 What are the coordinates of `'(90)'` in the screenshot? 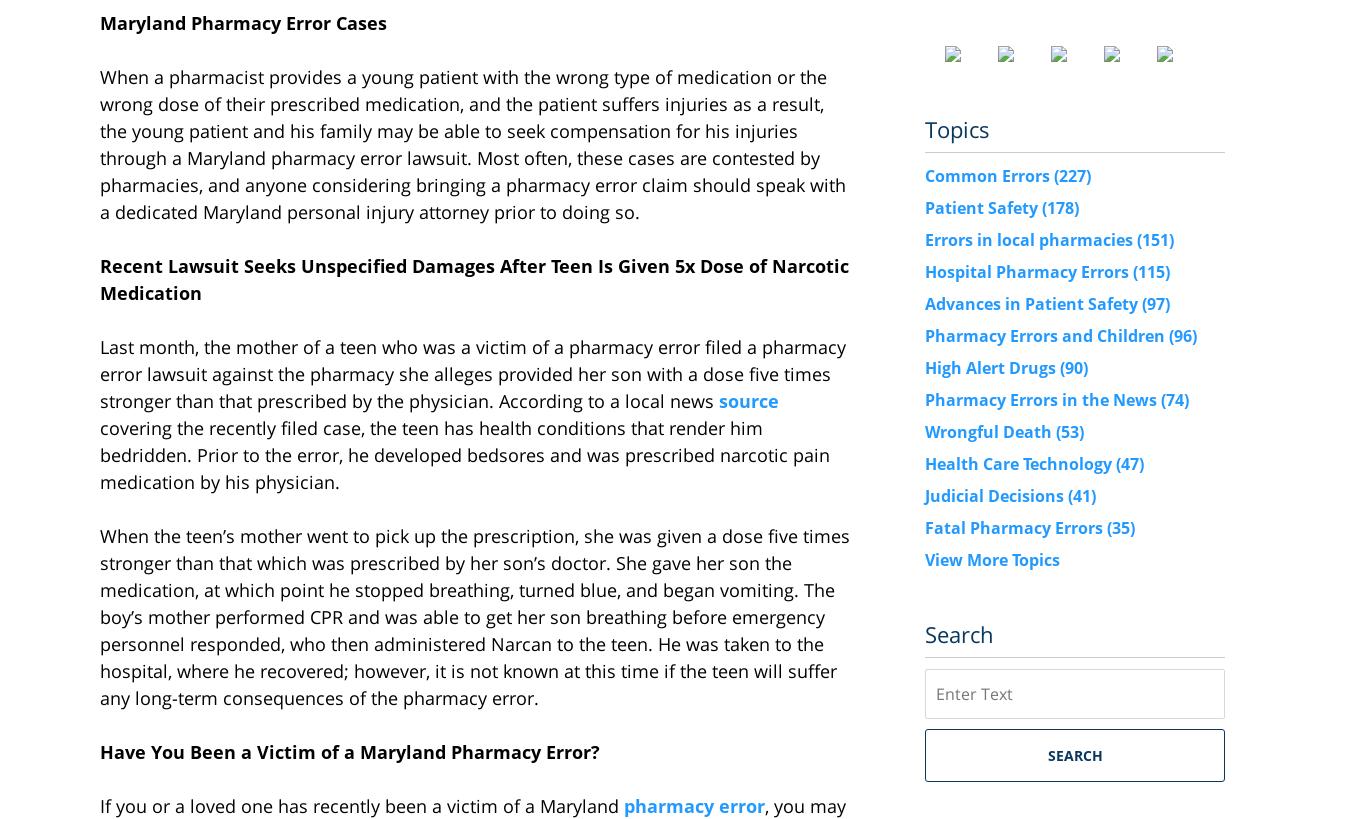 It's located at (1074, 365).